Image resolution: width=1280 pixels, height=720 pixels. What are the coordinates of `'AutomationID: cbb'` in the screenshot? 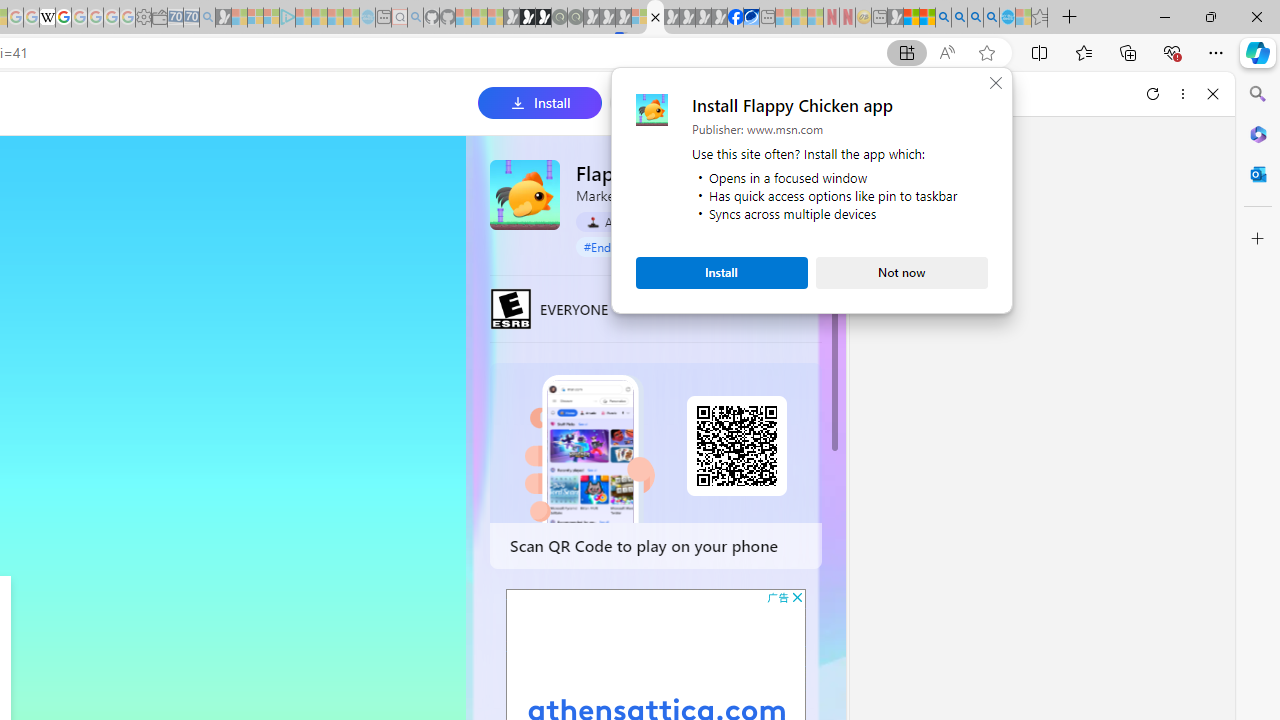 It's located at (796, 596).